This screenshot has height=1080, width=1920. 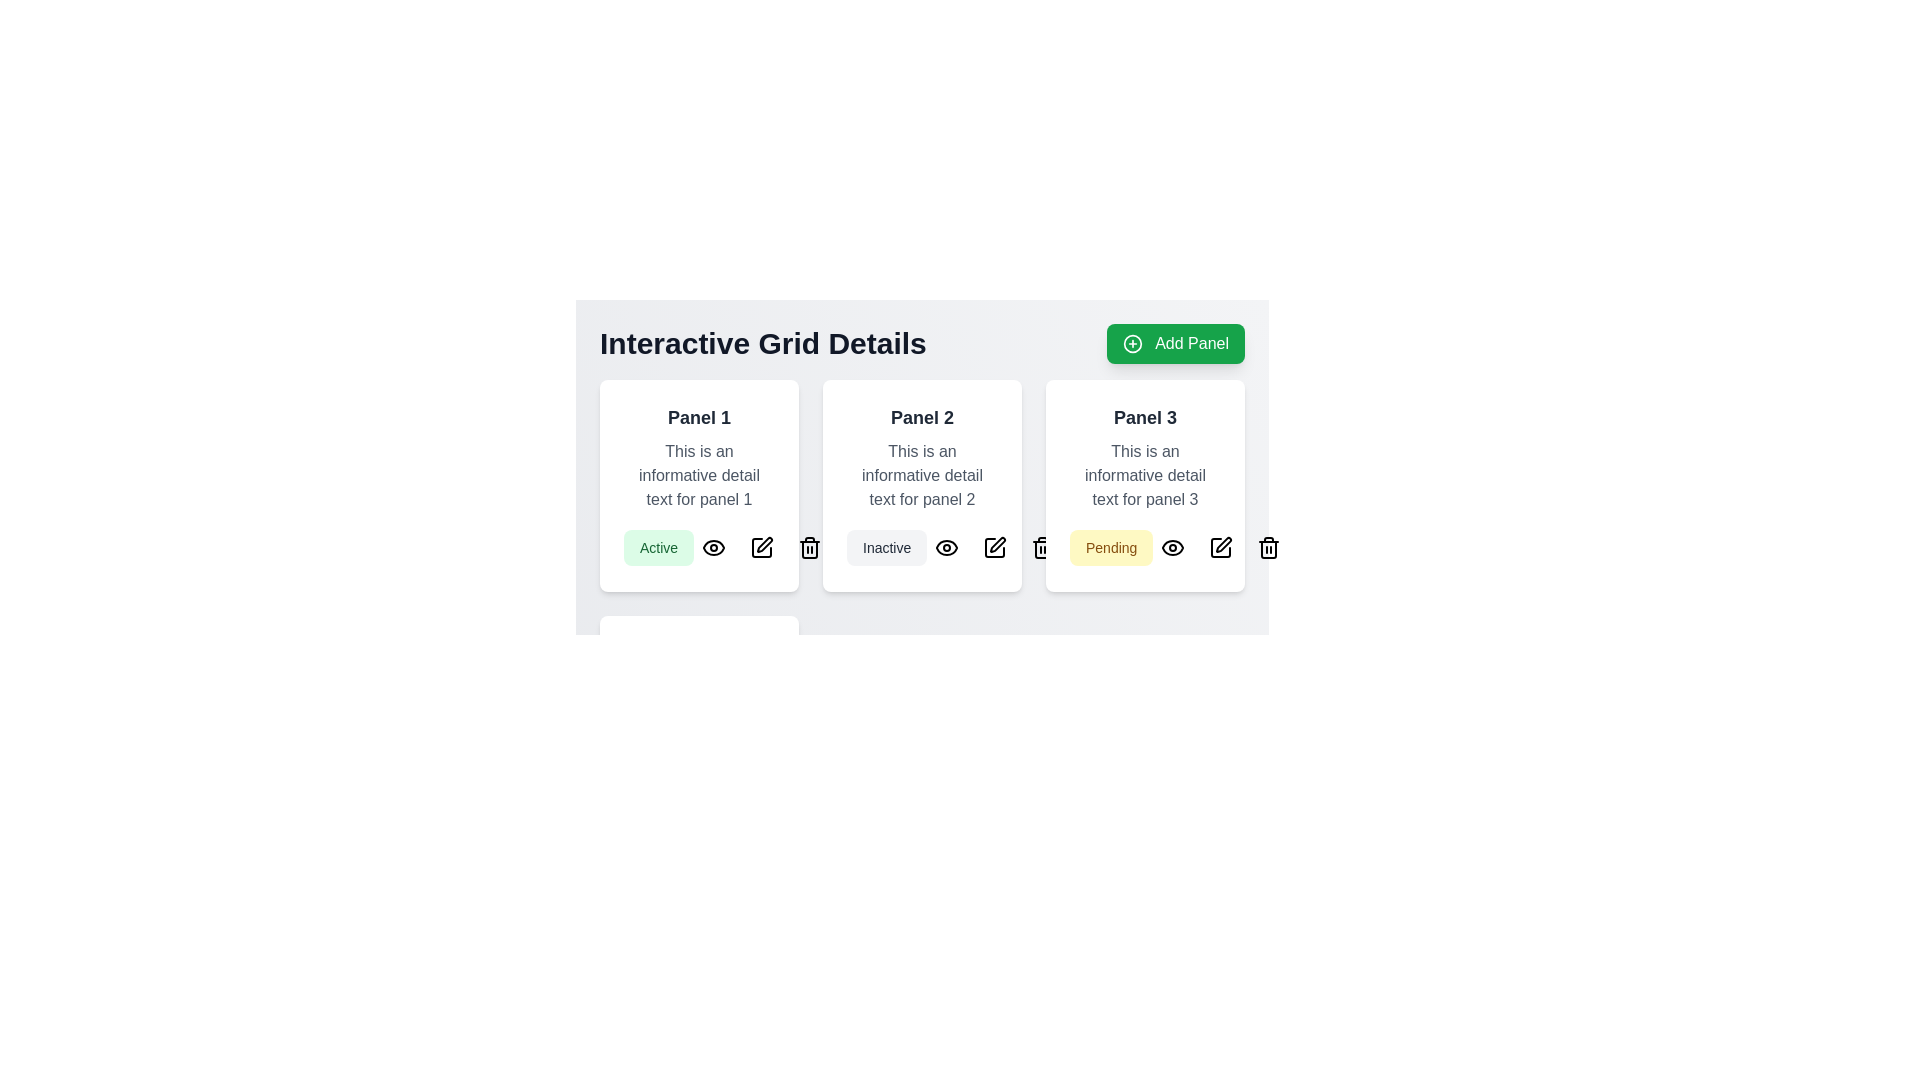 What do you see at coordinates (1220, 547) in the screenshot?
I see `the edit icon button, which is a square icon with a black outline, located beneath 'Panel 3' between the eye icon and the trashcan icon` at bounding box center [1220, 547].